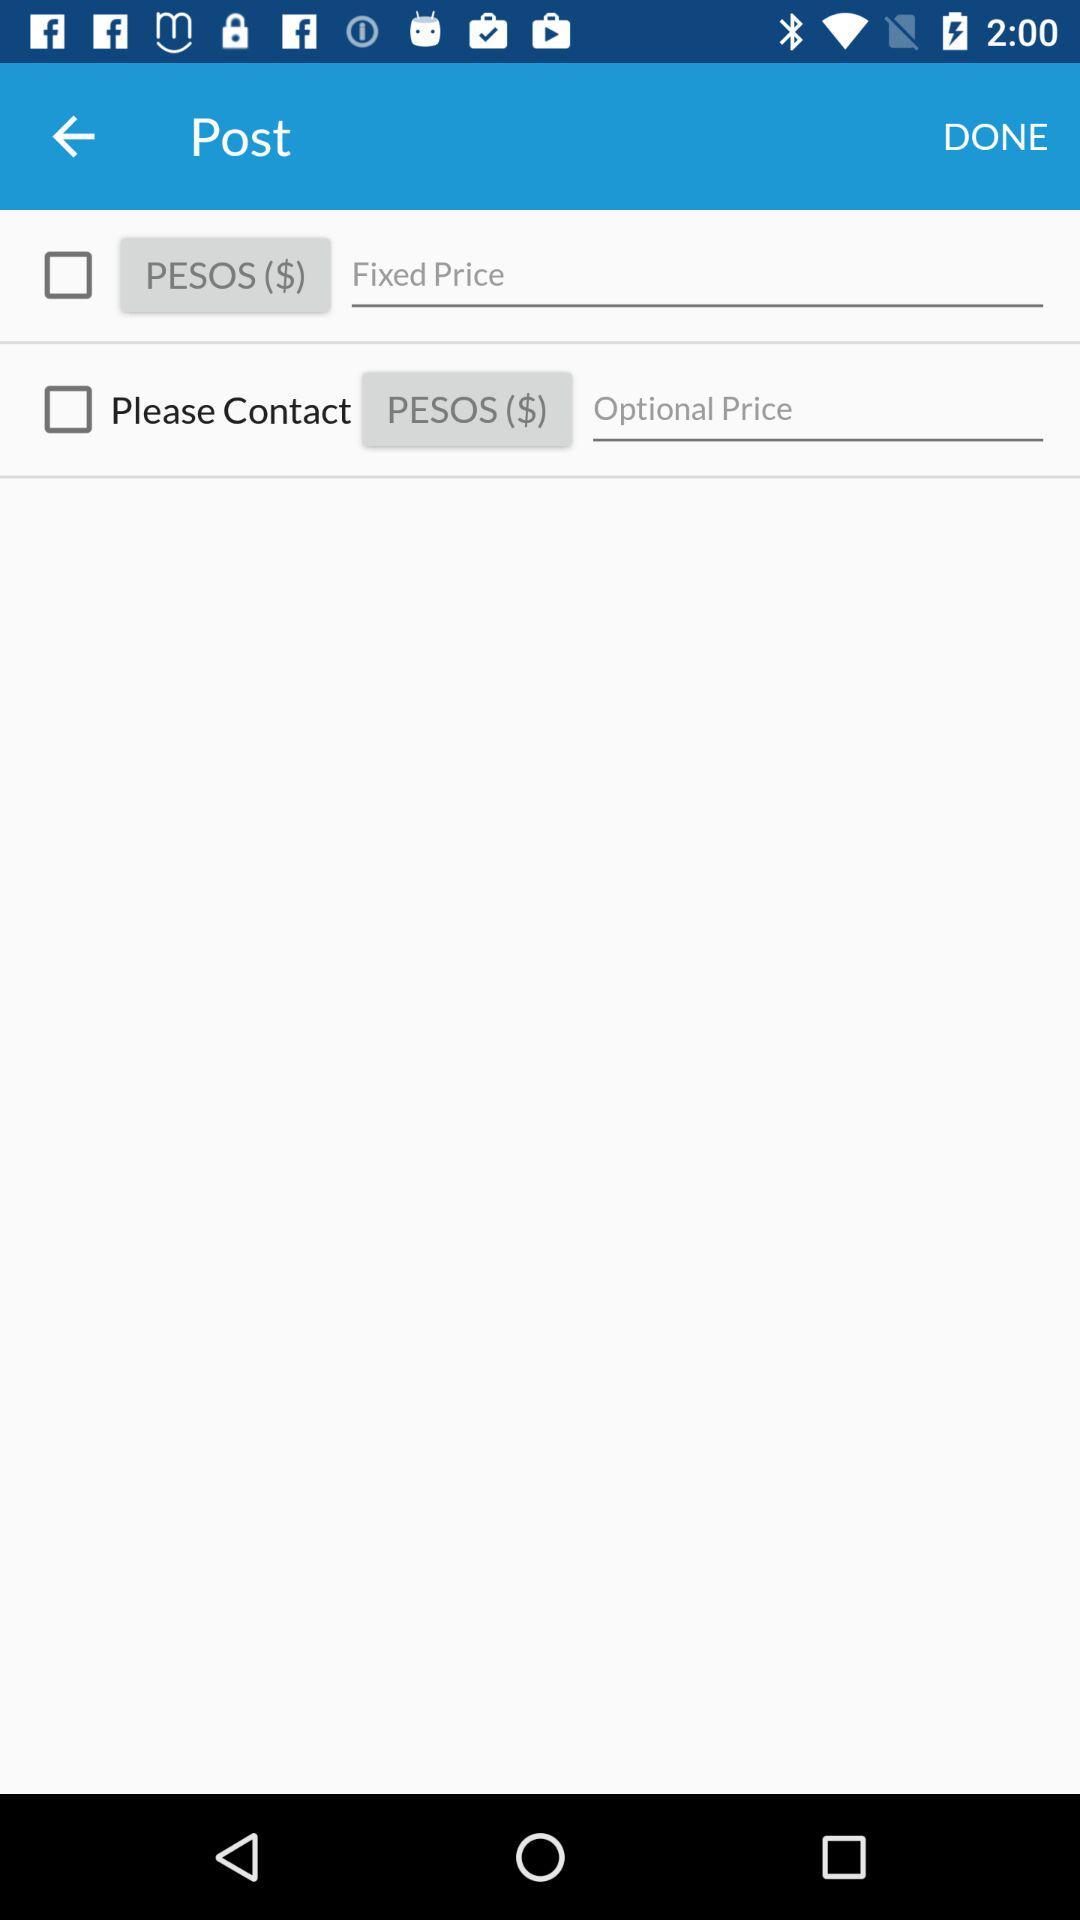  I want to click on the item next to pesos ($) item, so click(189, 408).